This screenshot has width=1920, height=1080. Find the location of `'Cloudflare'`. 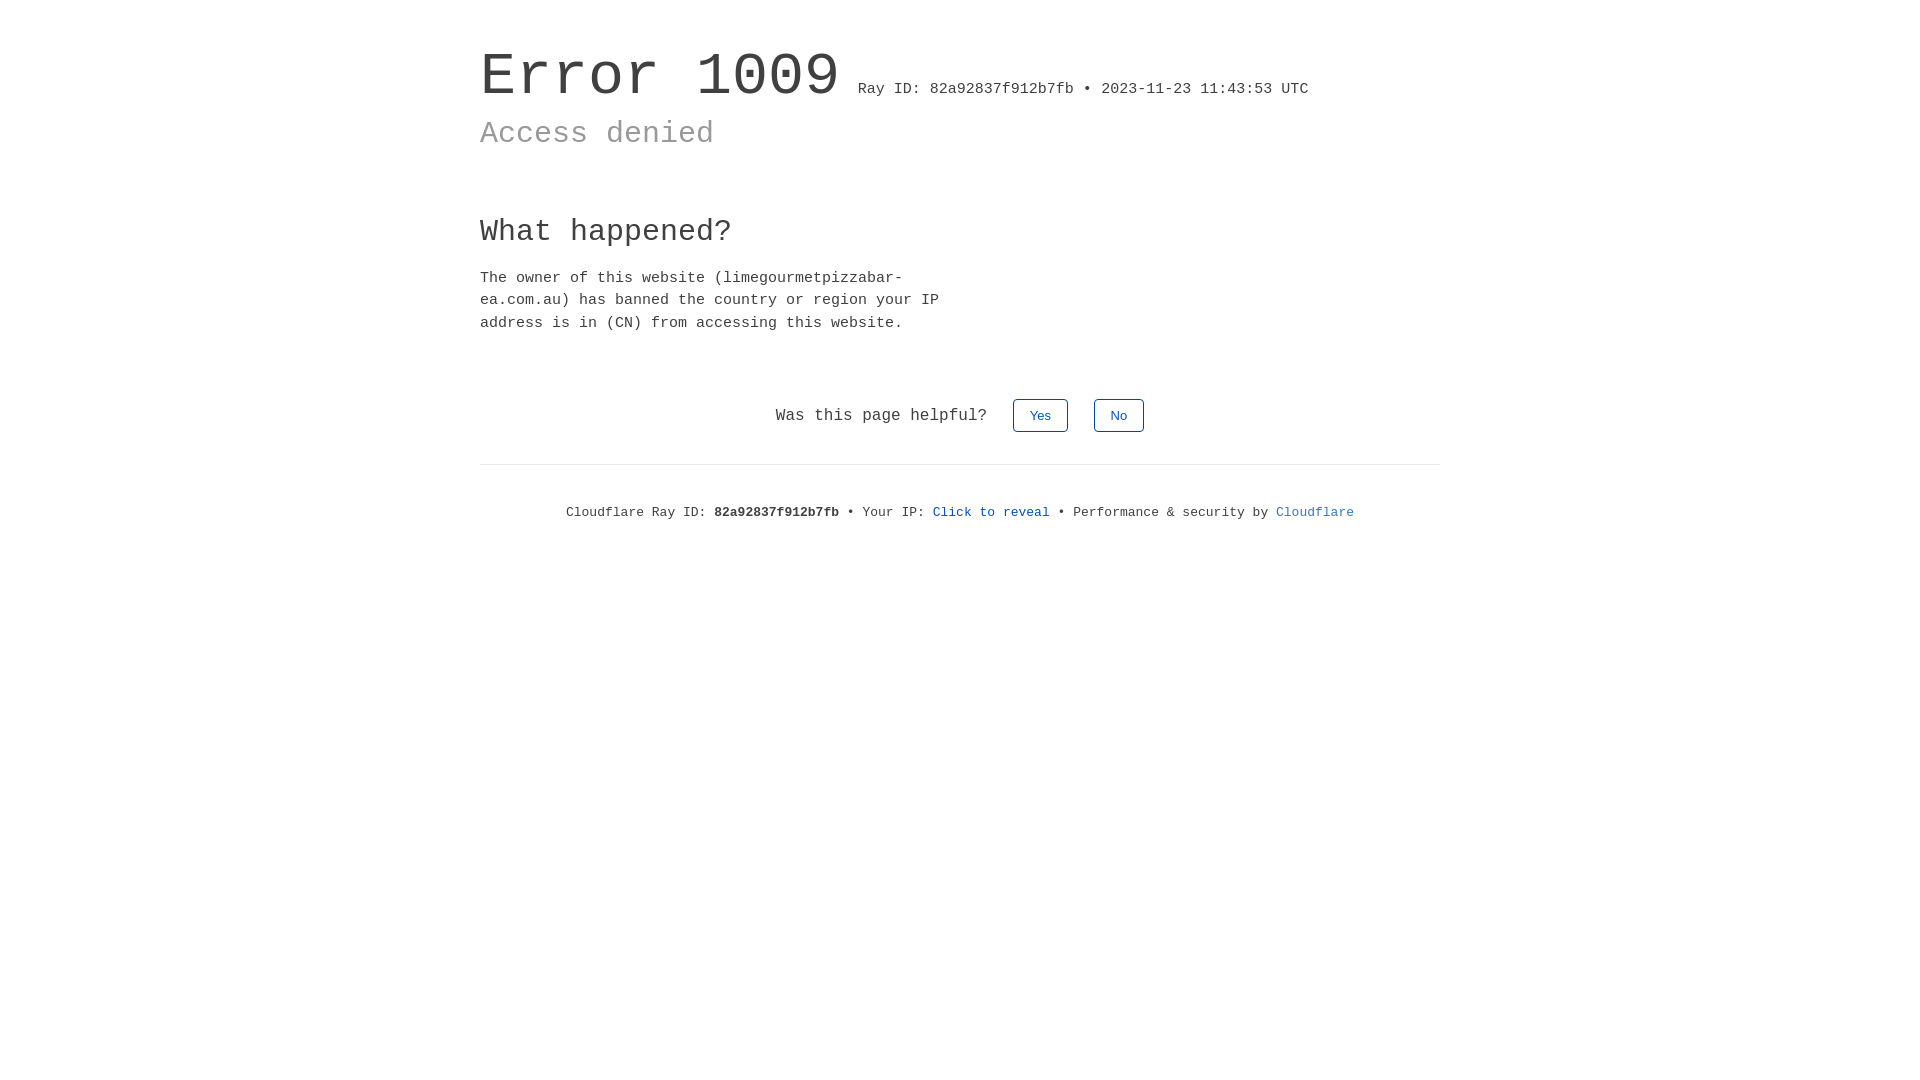

'Cloudflare' is located at coordinates (1275, 511).